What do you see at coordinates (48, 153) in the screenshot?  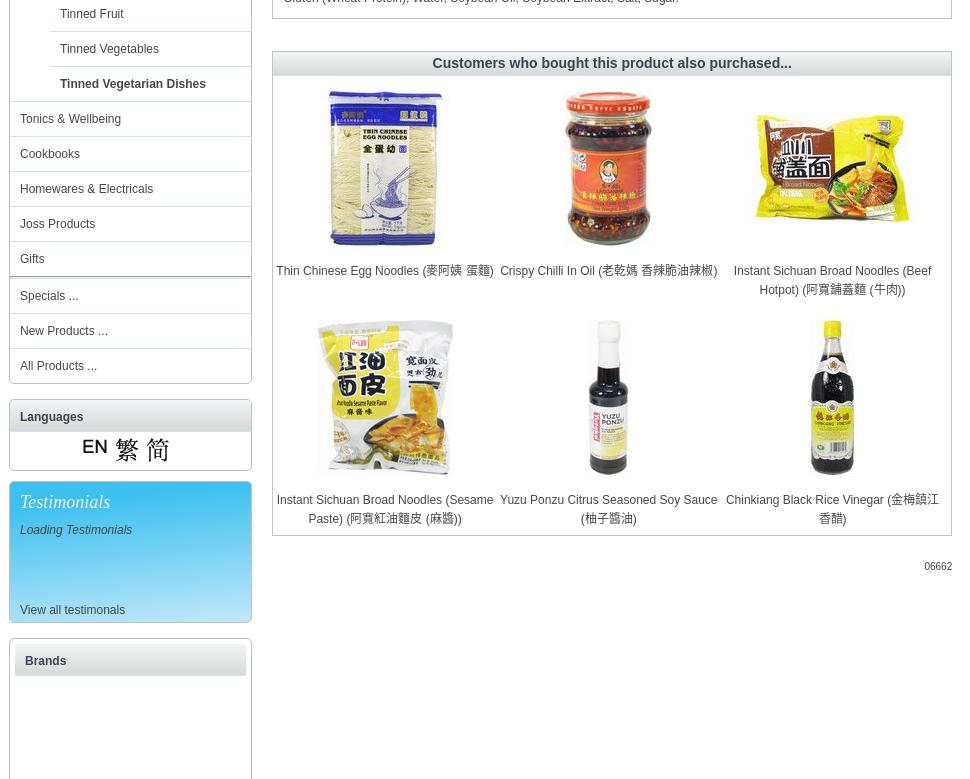 I see `'Cookbooks'` at bounding box center [48, 153].